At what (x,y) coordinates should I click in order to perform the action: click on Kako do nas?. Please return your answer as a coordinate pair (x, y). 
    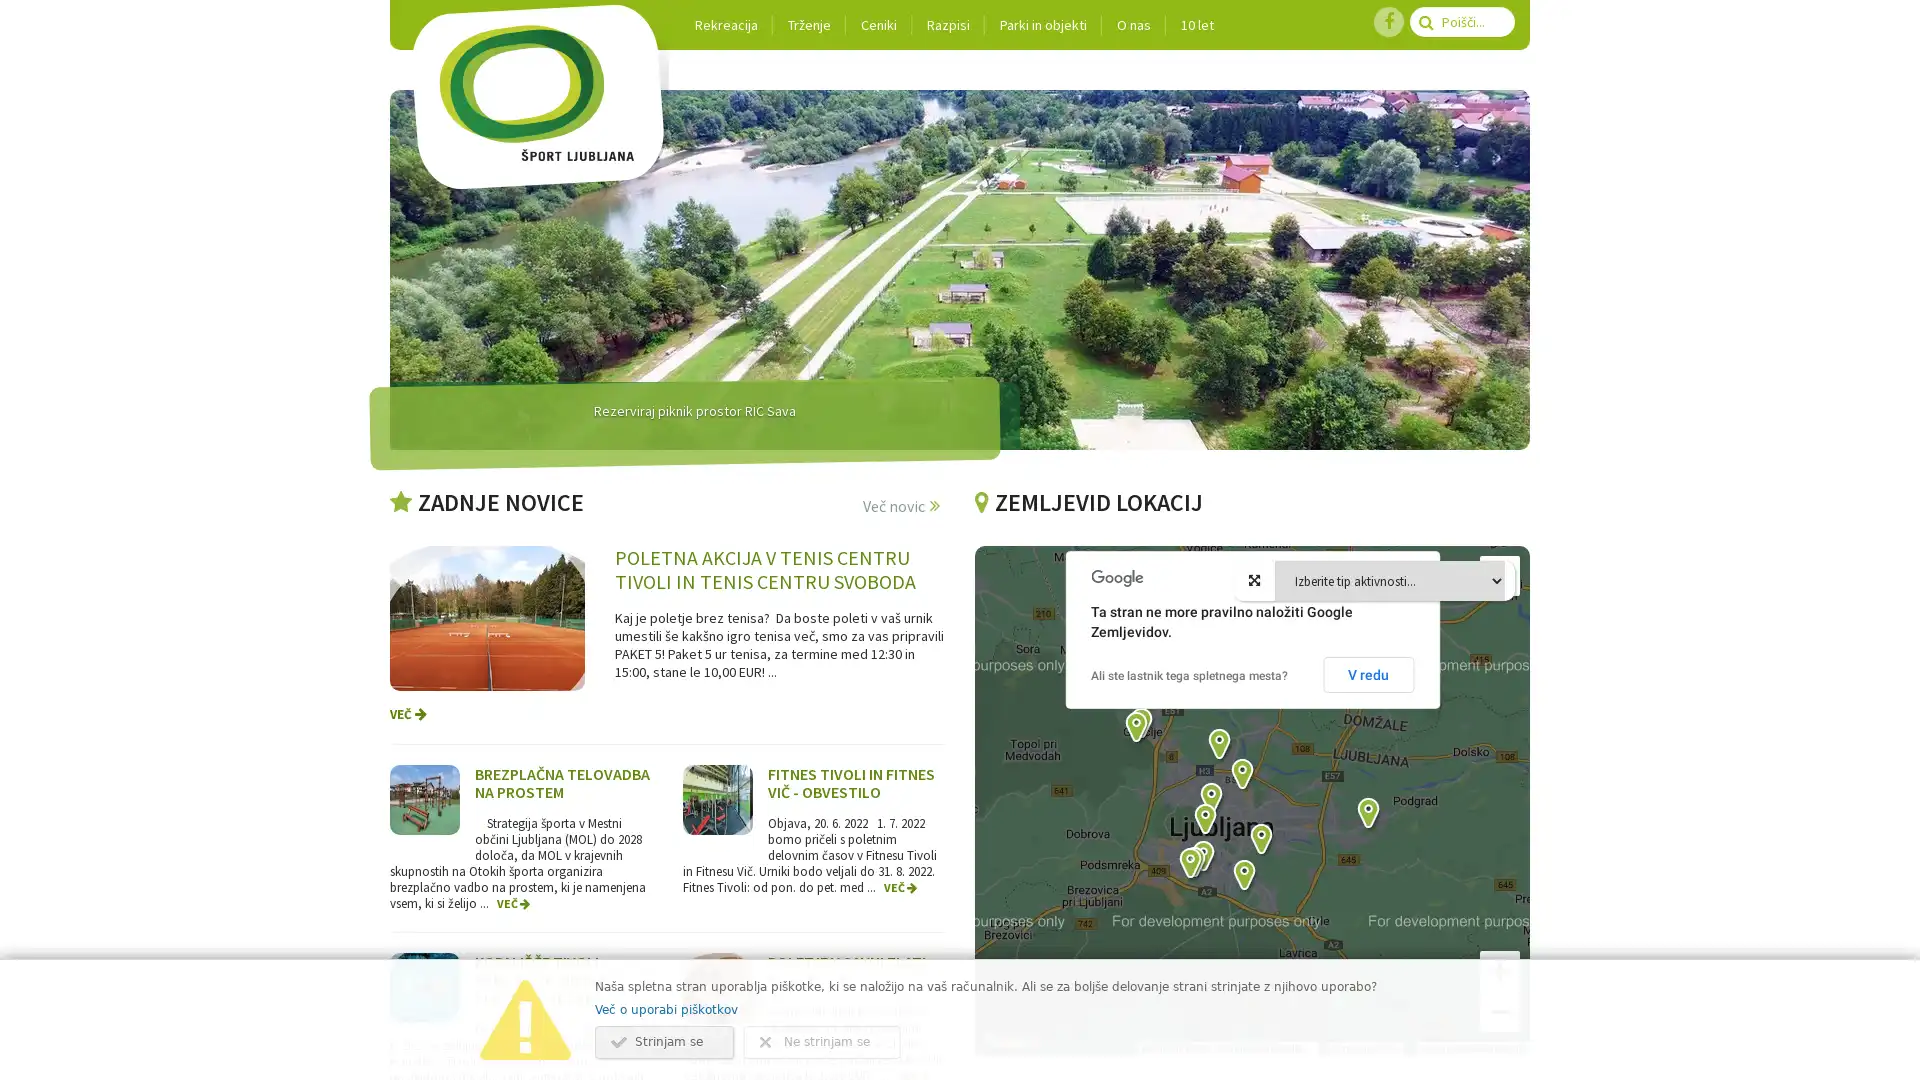
    Looking at the image, I should click on (1252, 902).